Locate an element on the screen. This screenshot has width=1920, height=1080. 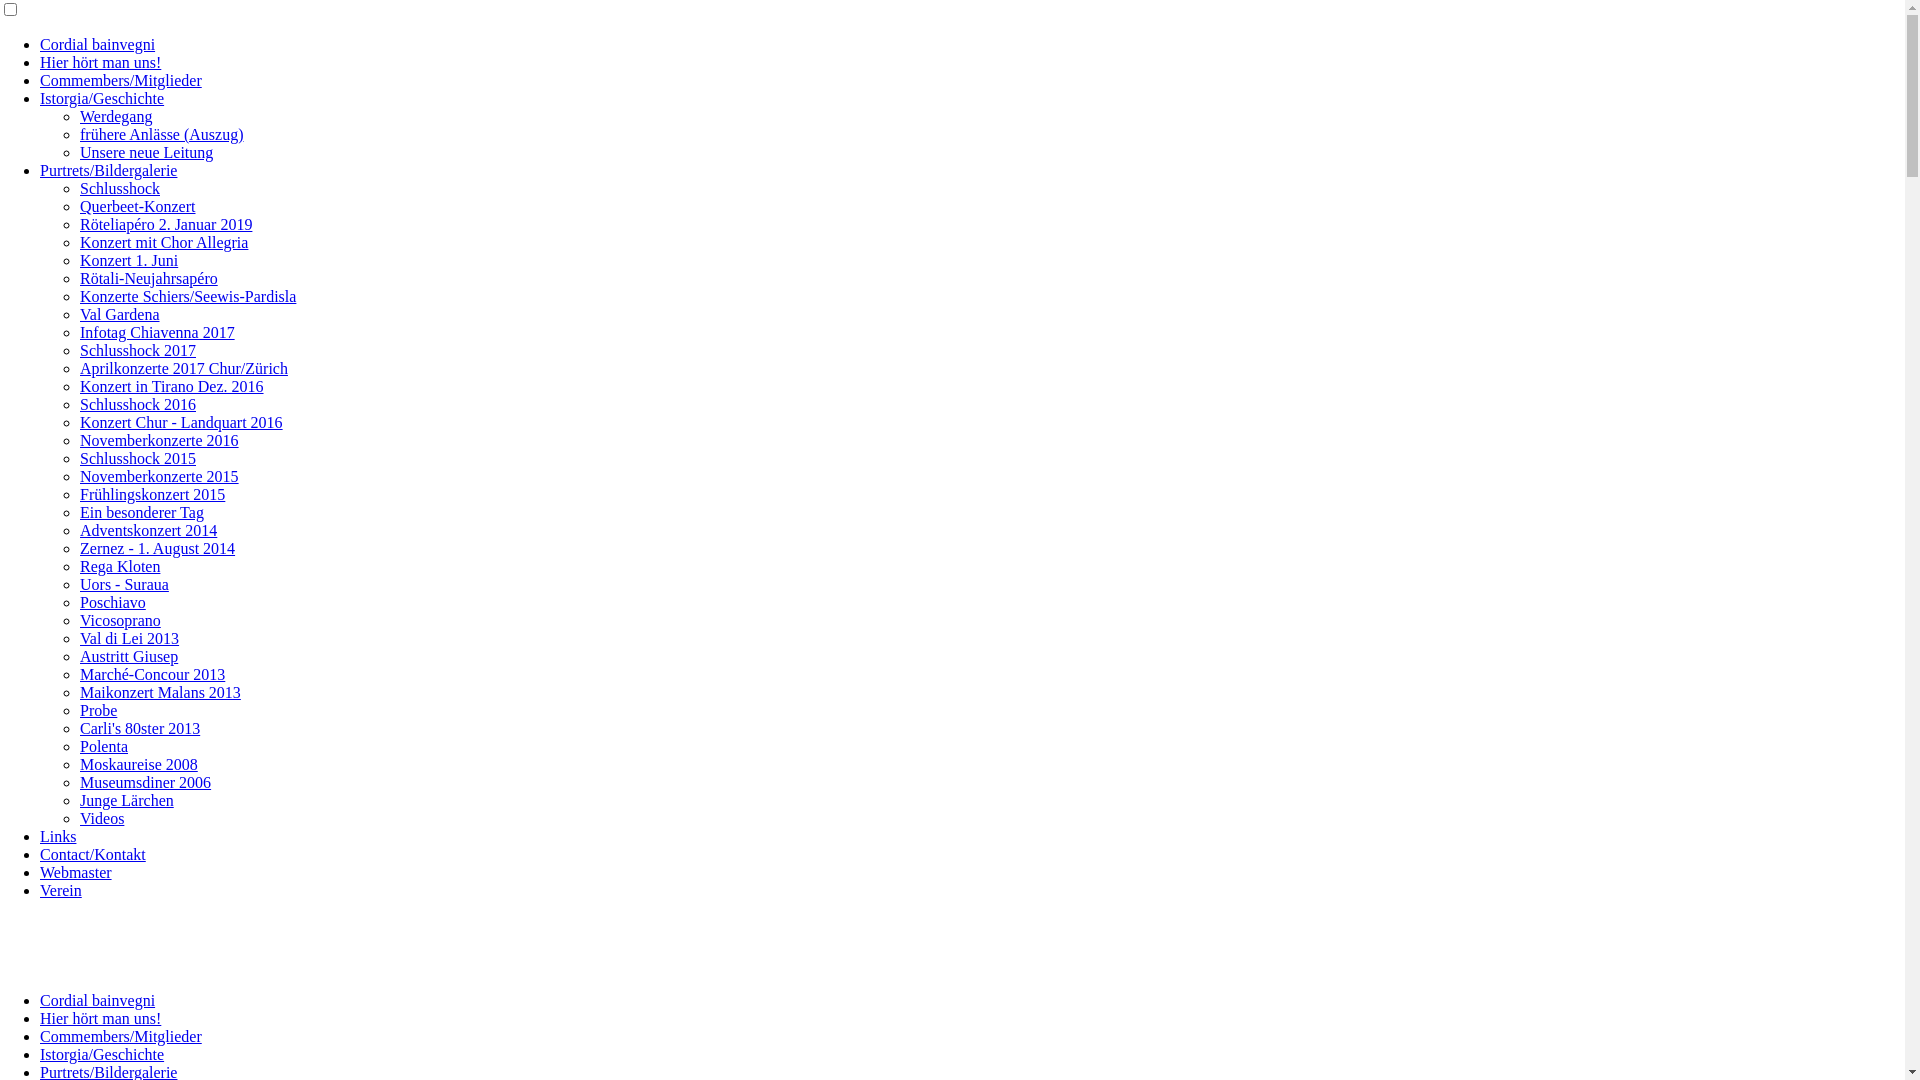
'Konzert in Tirano Dez. 2016' is located at coordinates (172, 386).